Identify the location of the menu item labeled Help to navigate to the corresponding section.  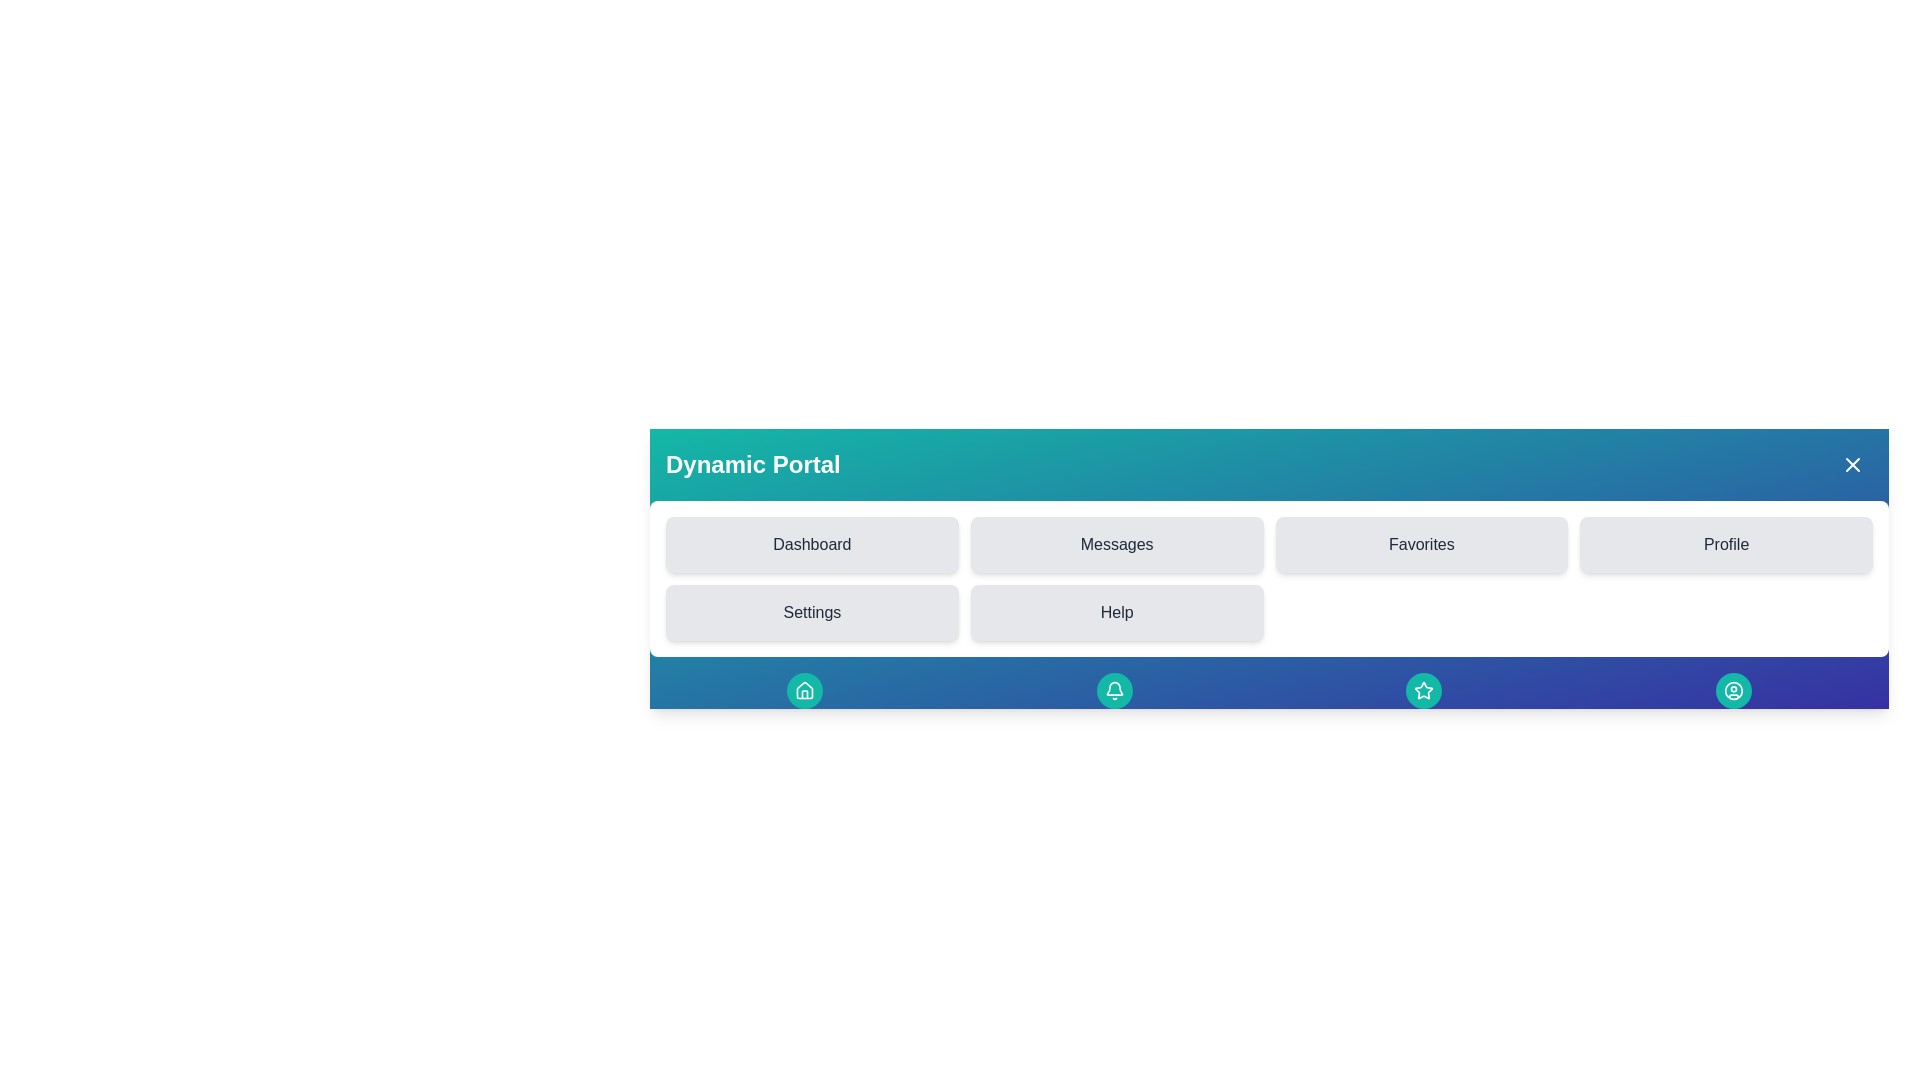
(1116, 612).